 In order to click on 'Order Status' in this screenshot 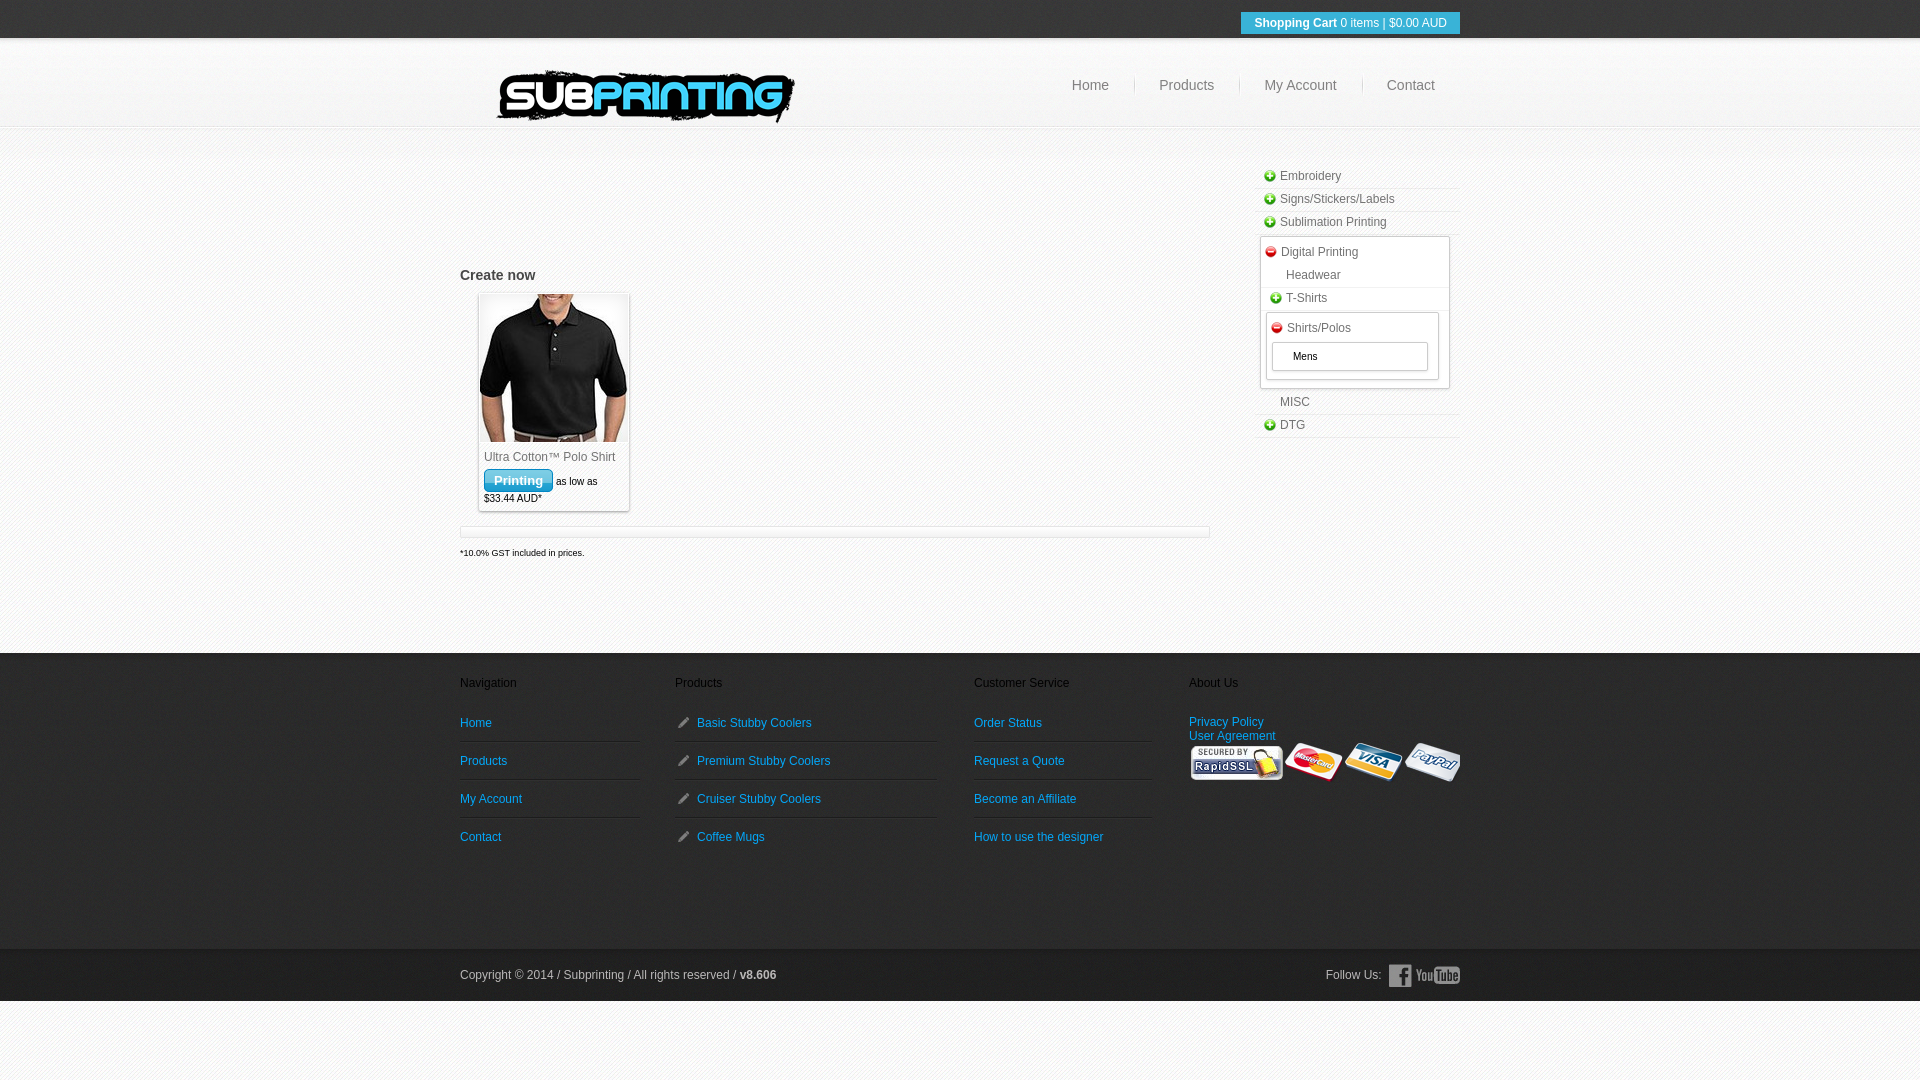, I will do `click(1061, 722)`.